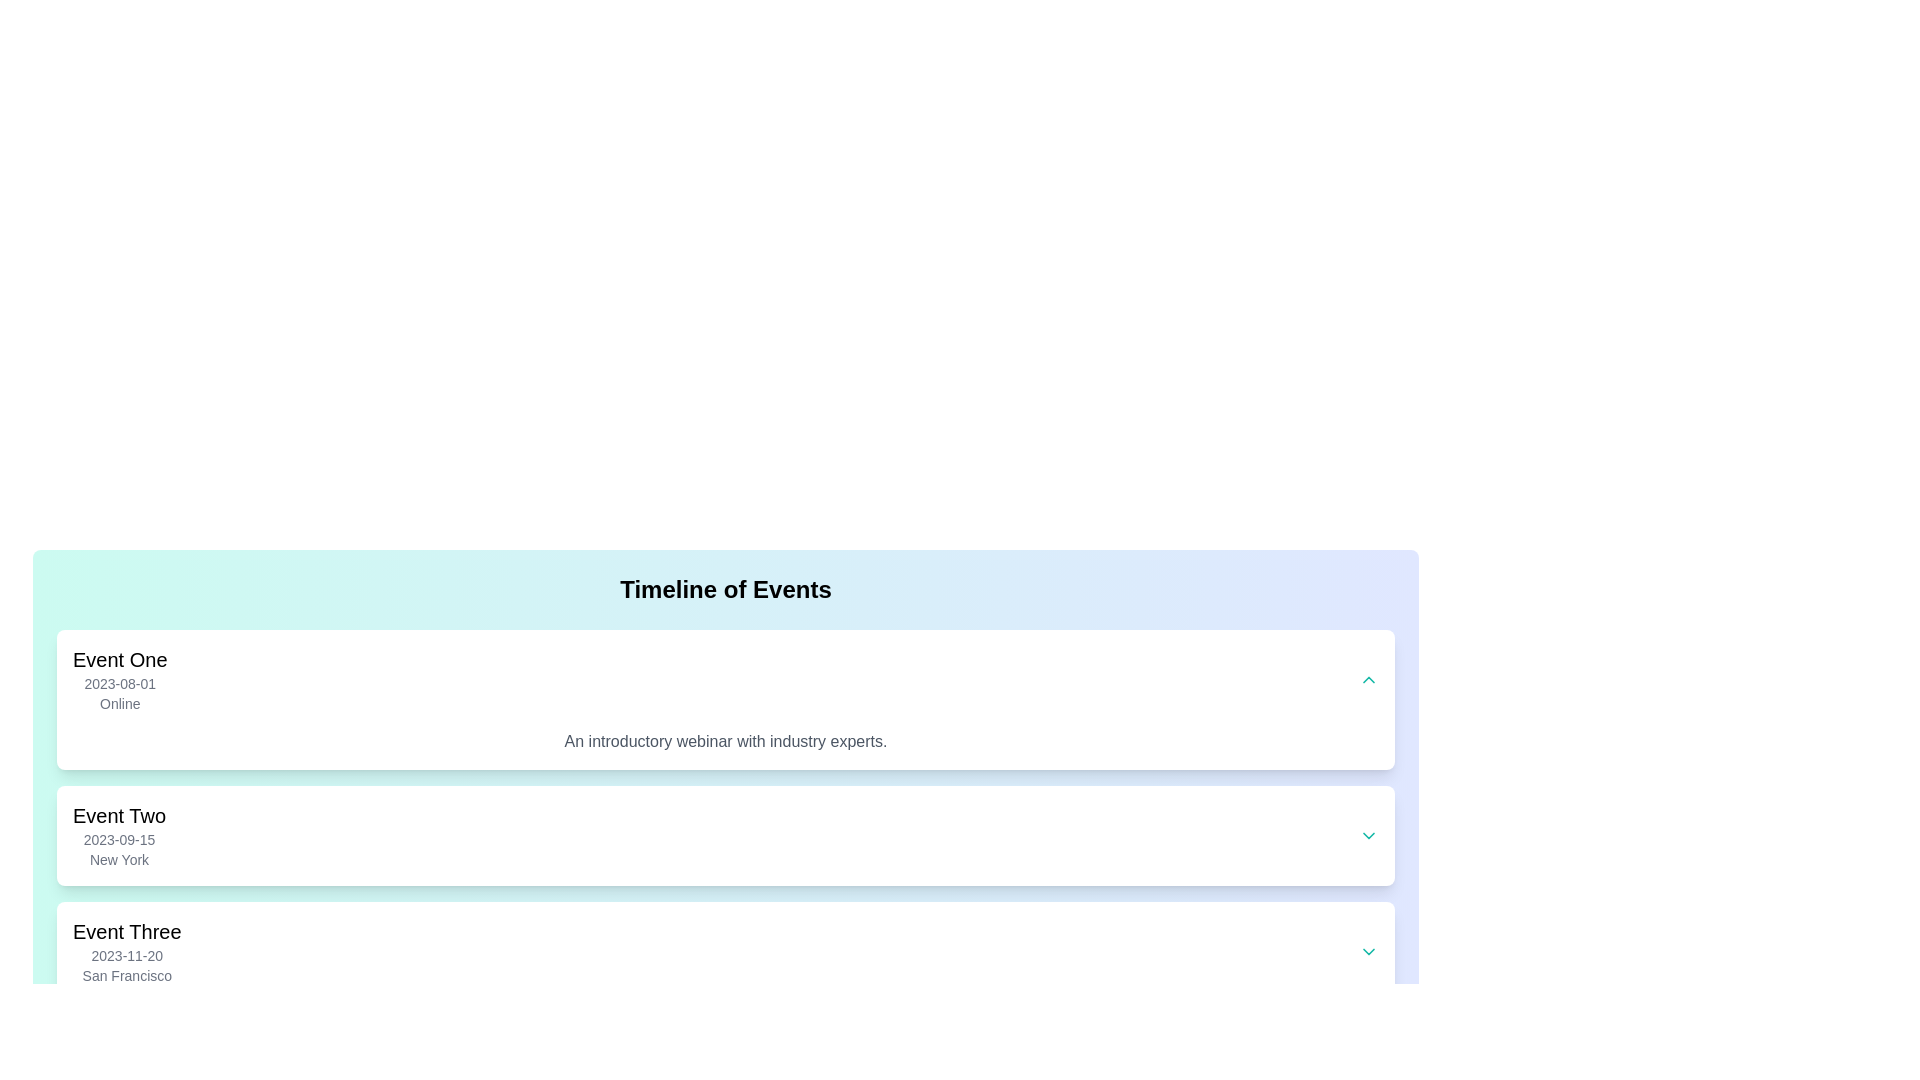  Describe the element at coordinates (724, 741) in the screenshot. I see `the Text Label element that reads 'An introductory webinar with industry experts.' located under 'Event One'` at that location.